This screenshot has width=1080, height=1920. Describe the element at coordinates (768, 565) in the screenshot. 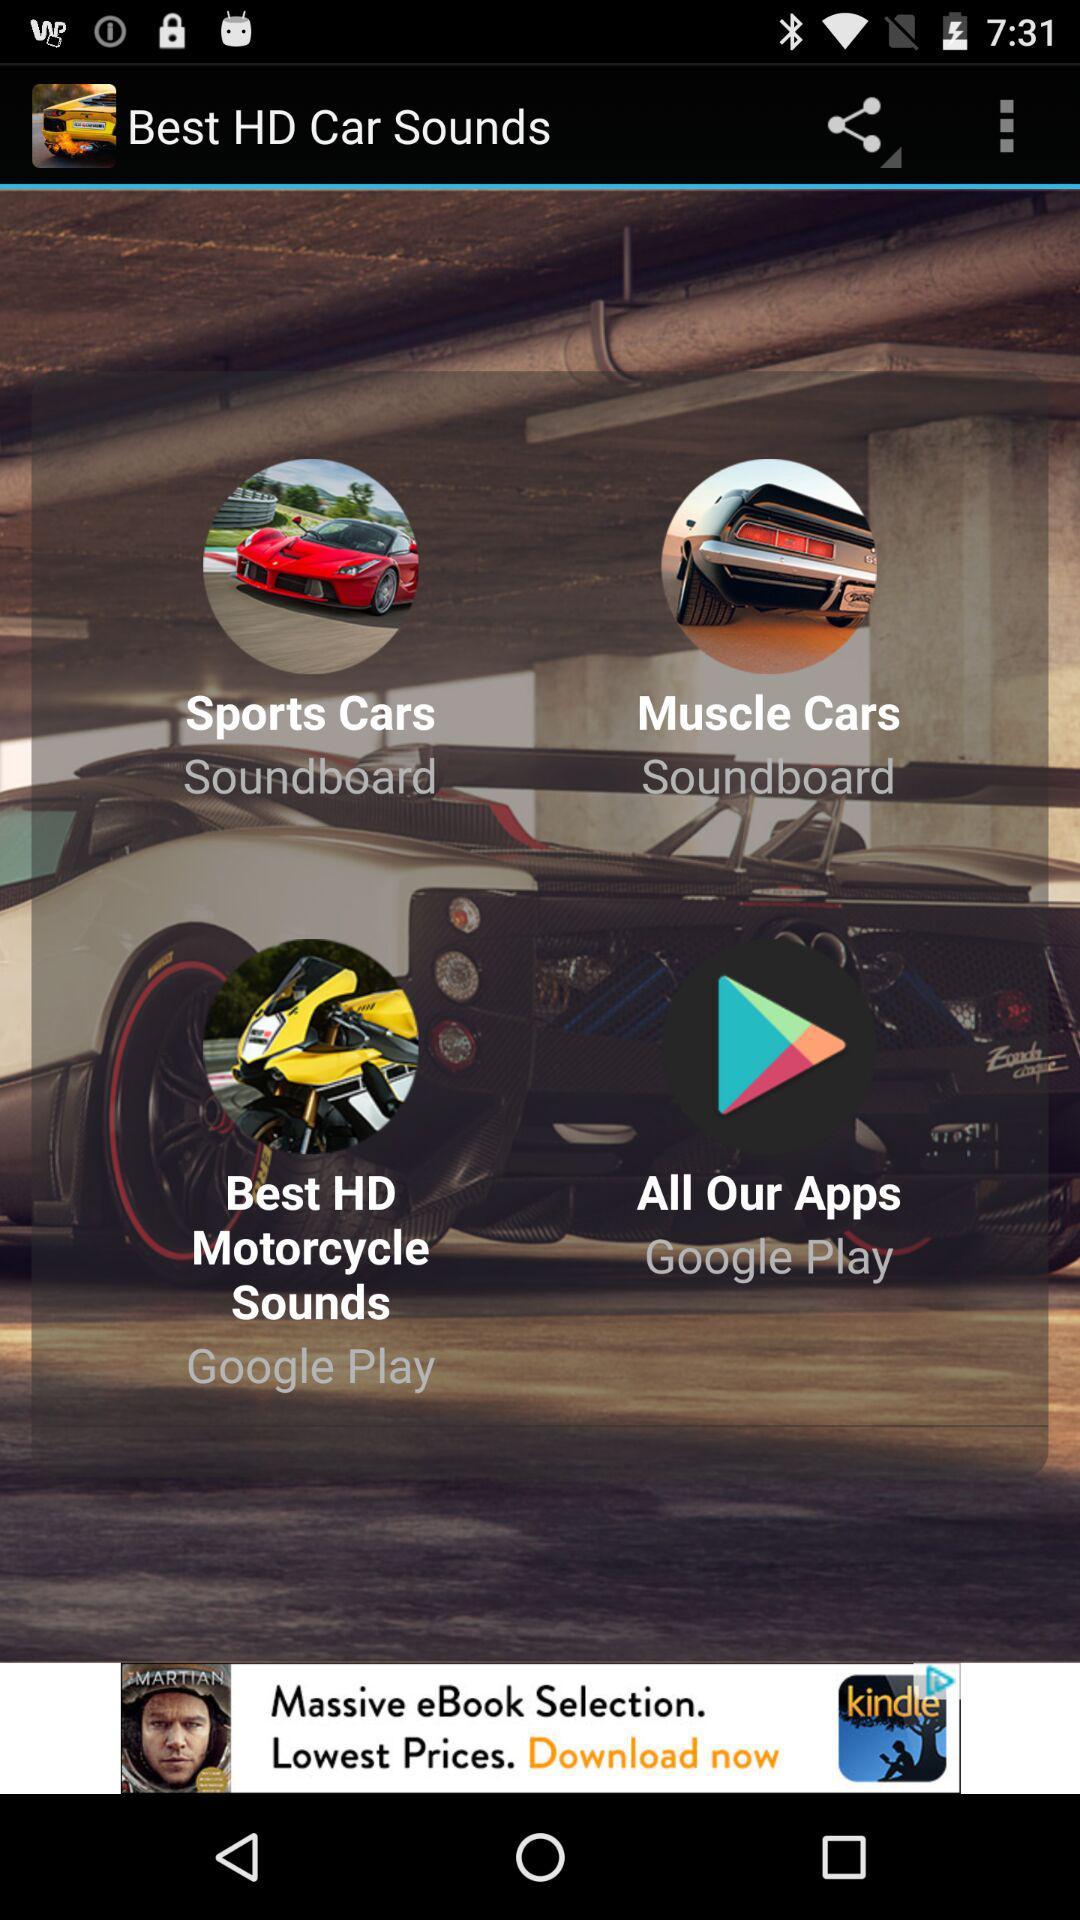

I see `the image above muscle cars` at that location.